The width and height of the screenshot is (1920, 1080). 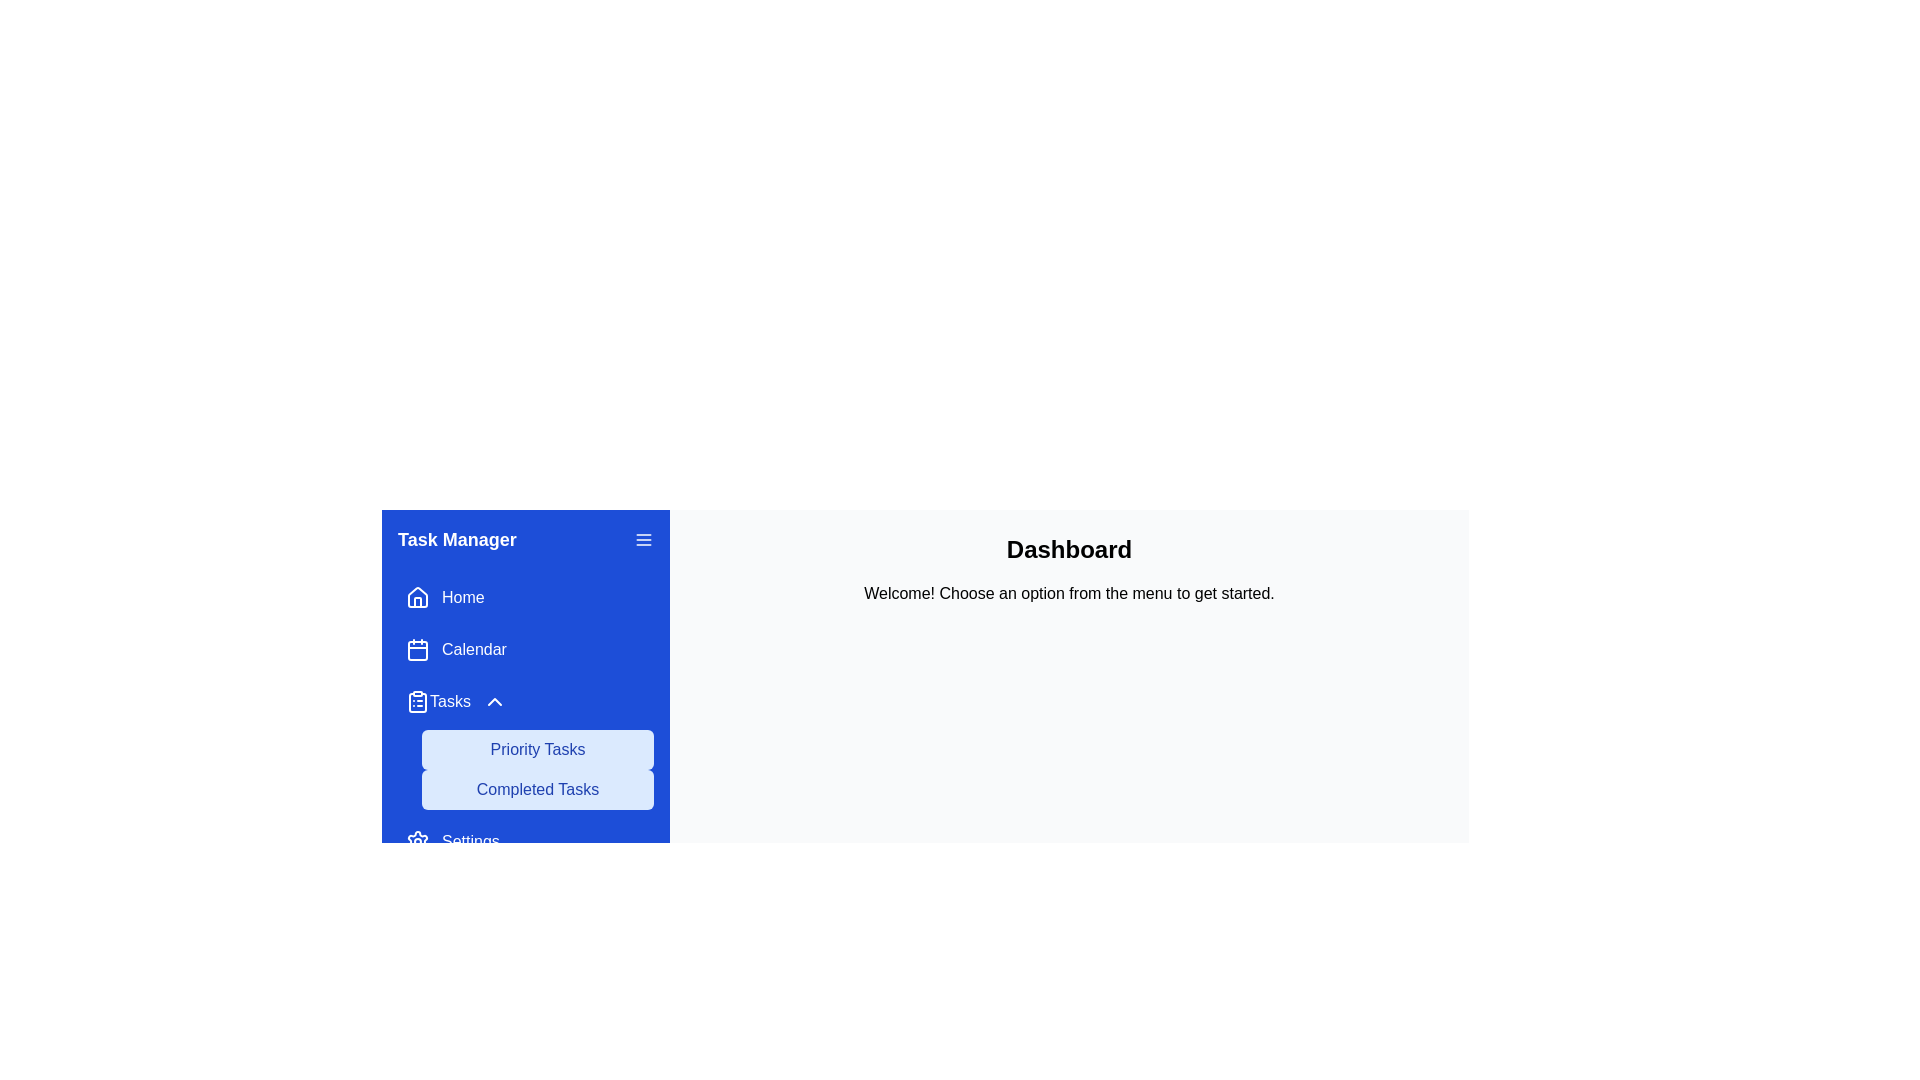 What do you see at coordinates (494, 701) in the screenshot?
I see `the chevron icon at the rightmost part of the 'Tasks' entry in the navigation panel` at bounding box center [494, 701].